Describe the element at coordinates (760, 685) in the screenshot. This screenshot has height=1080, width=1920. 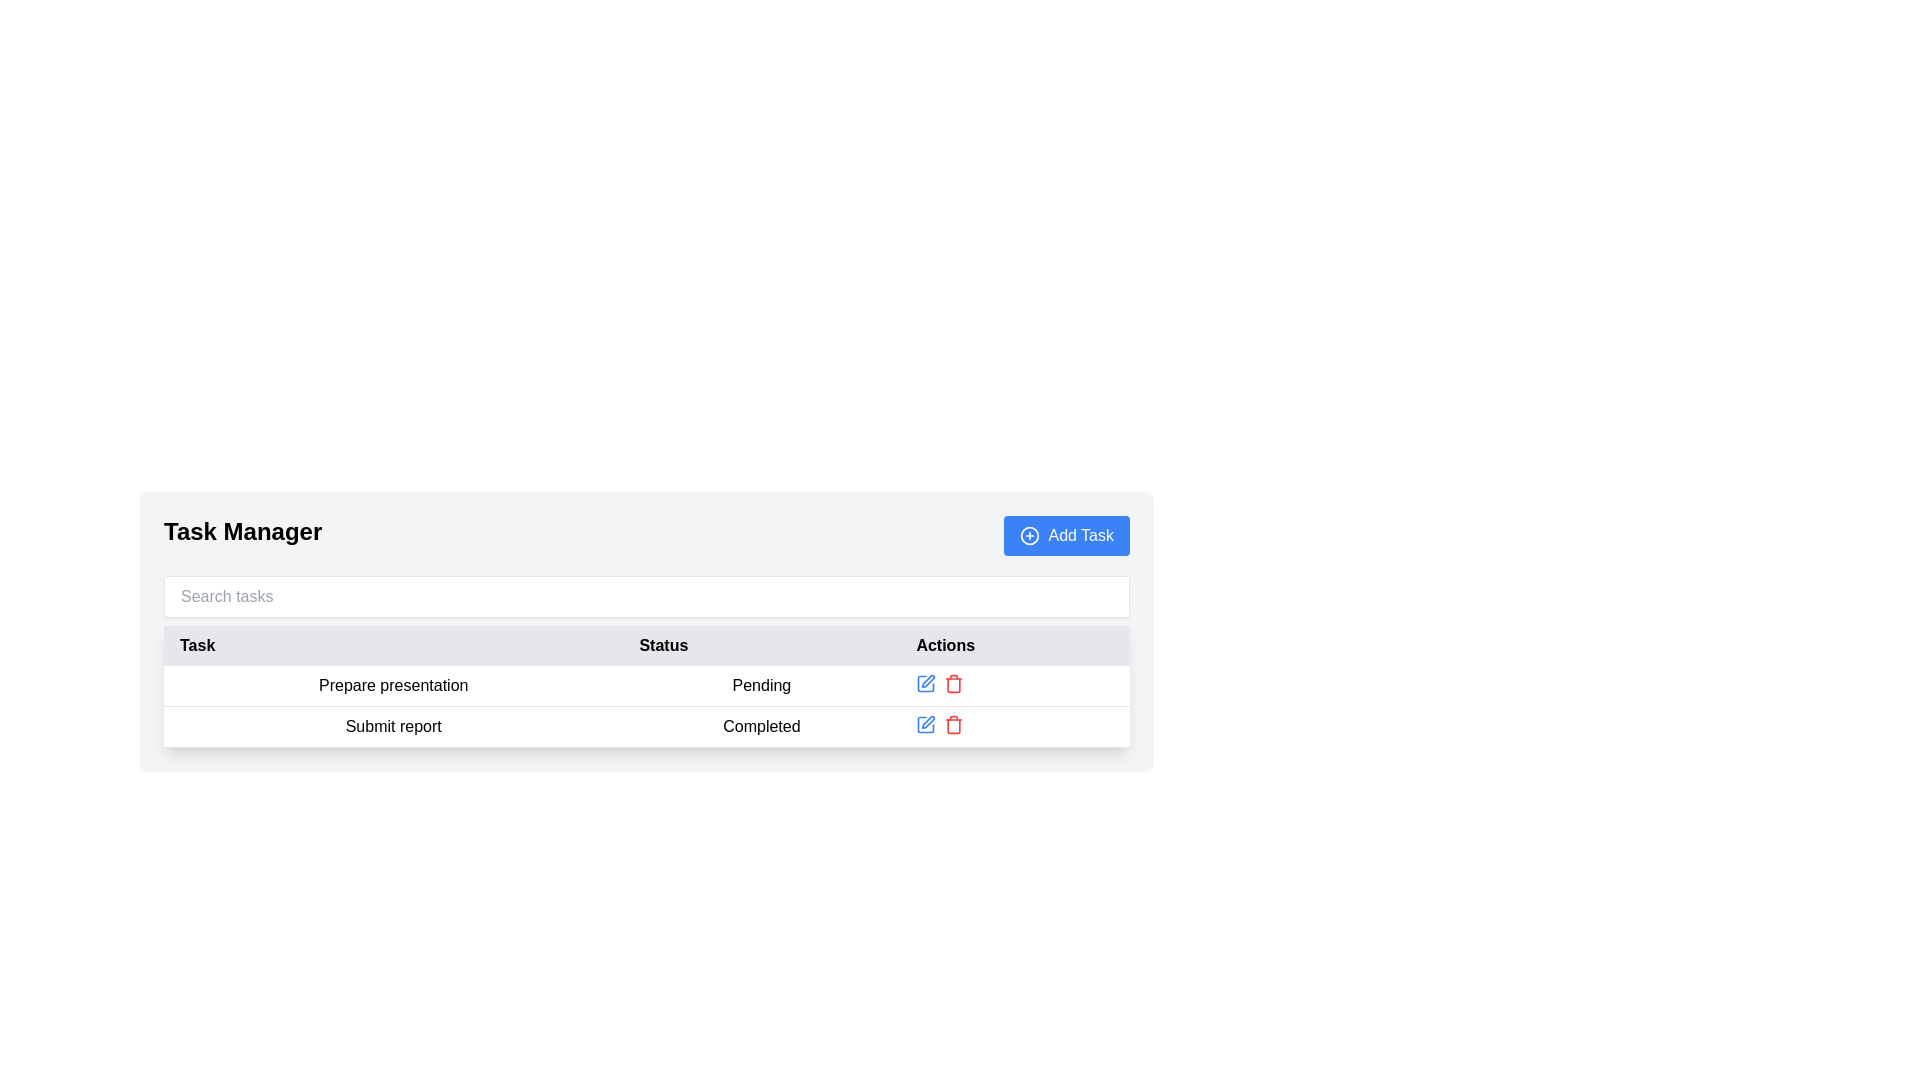
I see `the 'Pending' text label in the 'Status' column, which is displayed in black font on a white background, located in the first row under the 'Prepare presentation' label` at that location.